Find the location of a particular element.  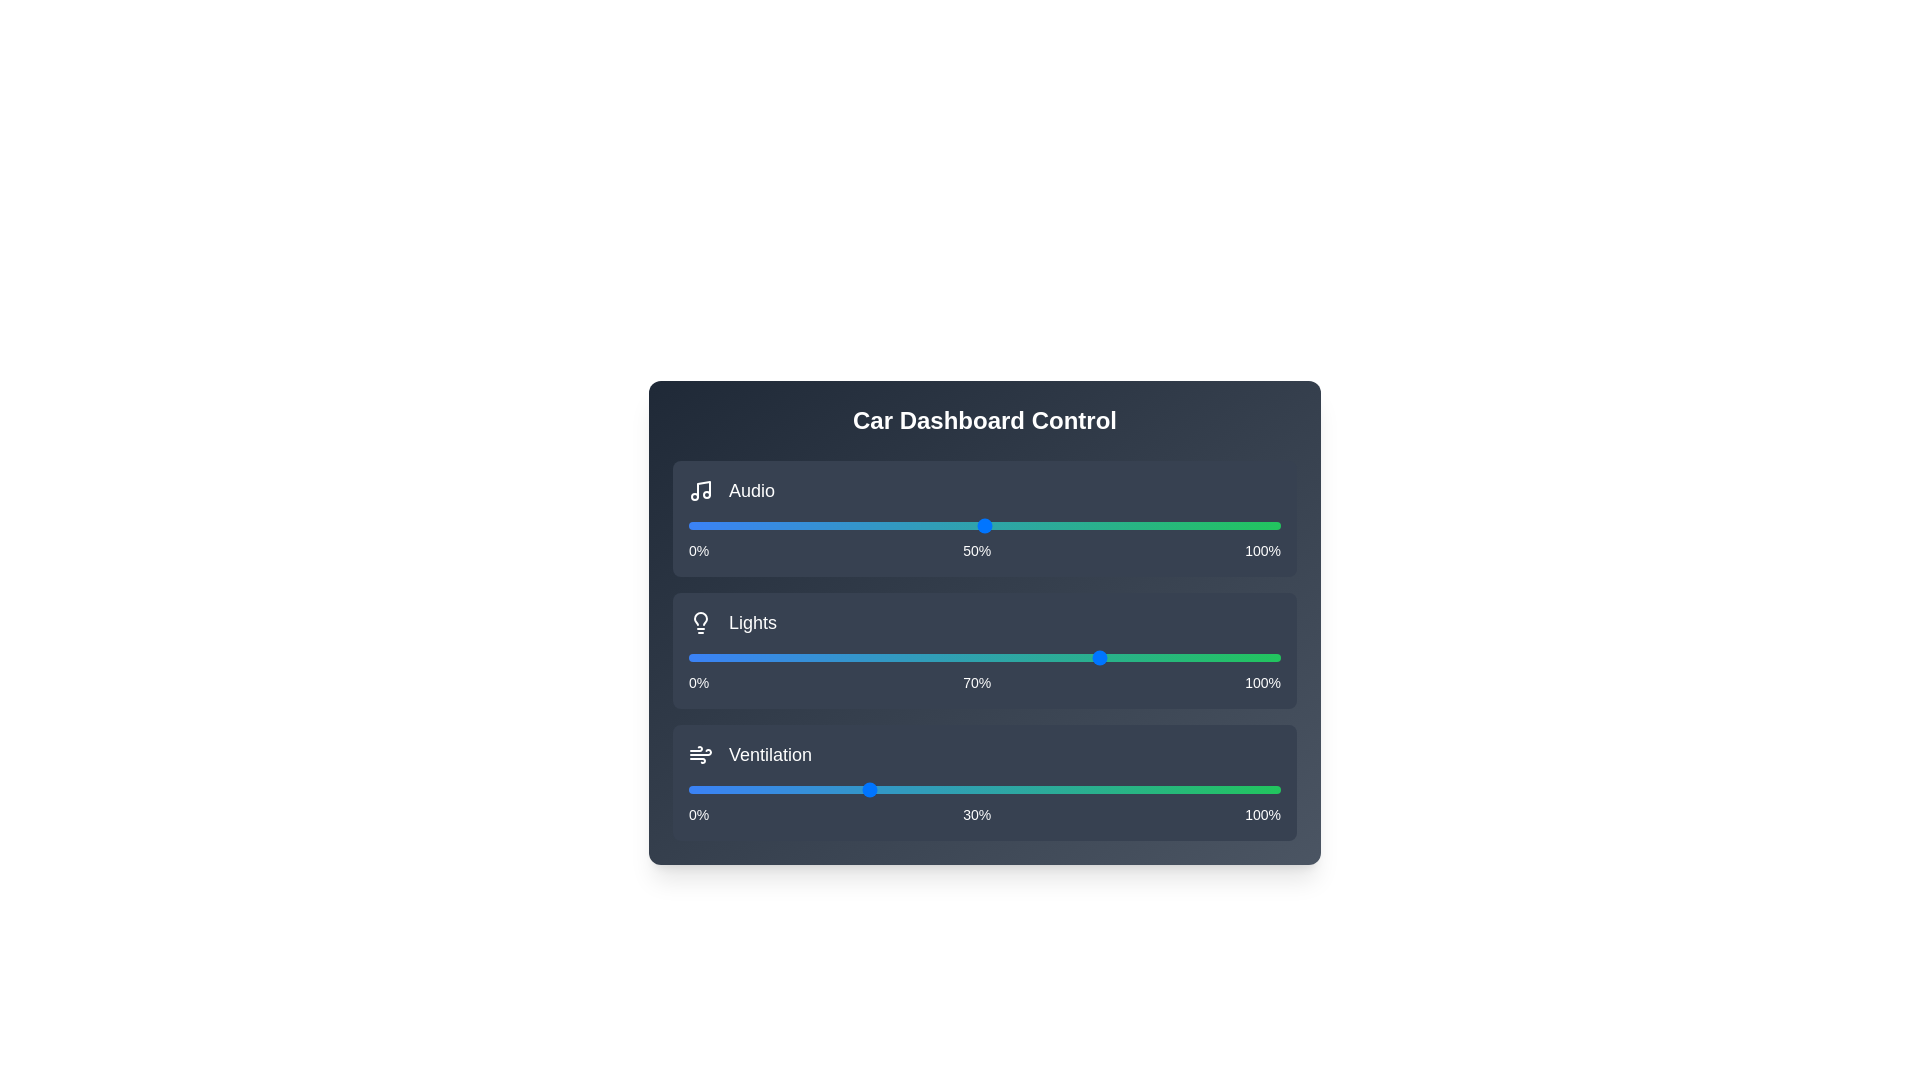

the audio slider to set the volume to 60% is located at coordinates (1043, 524).